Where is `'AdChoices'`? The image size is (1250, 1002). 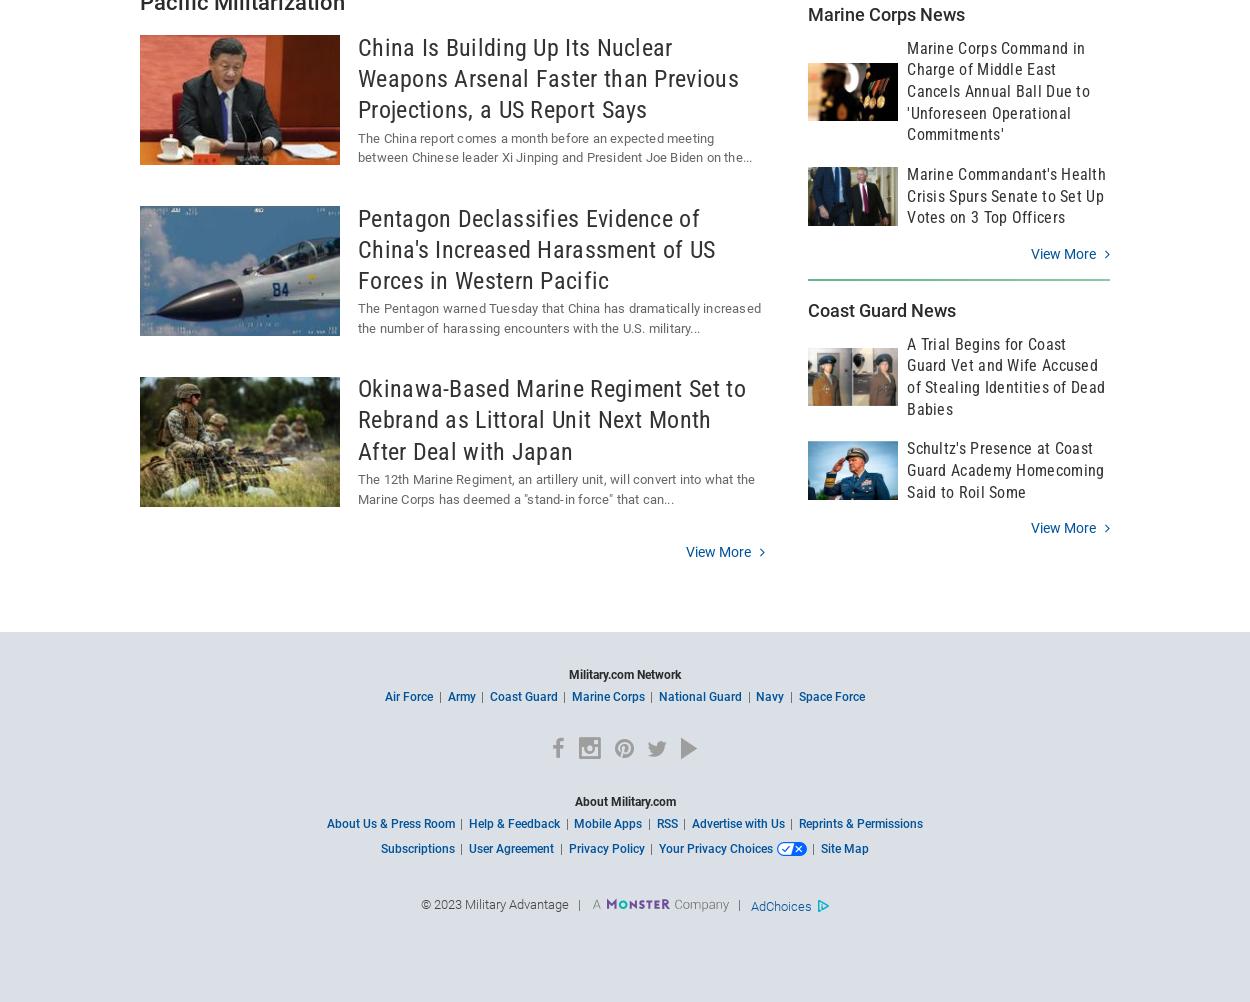 'AdChoices' is located at coordinates (782, 905).